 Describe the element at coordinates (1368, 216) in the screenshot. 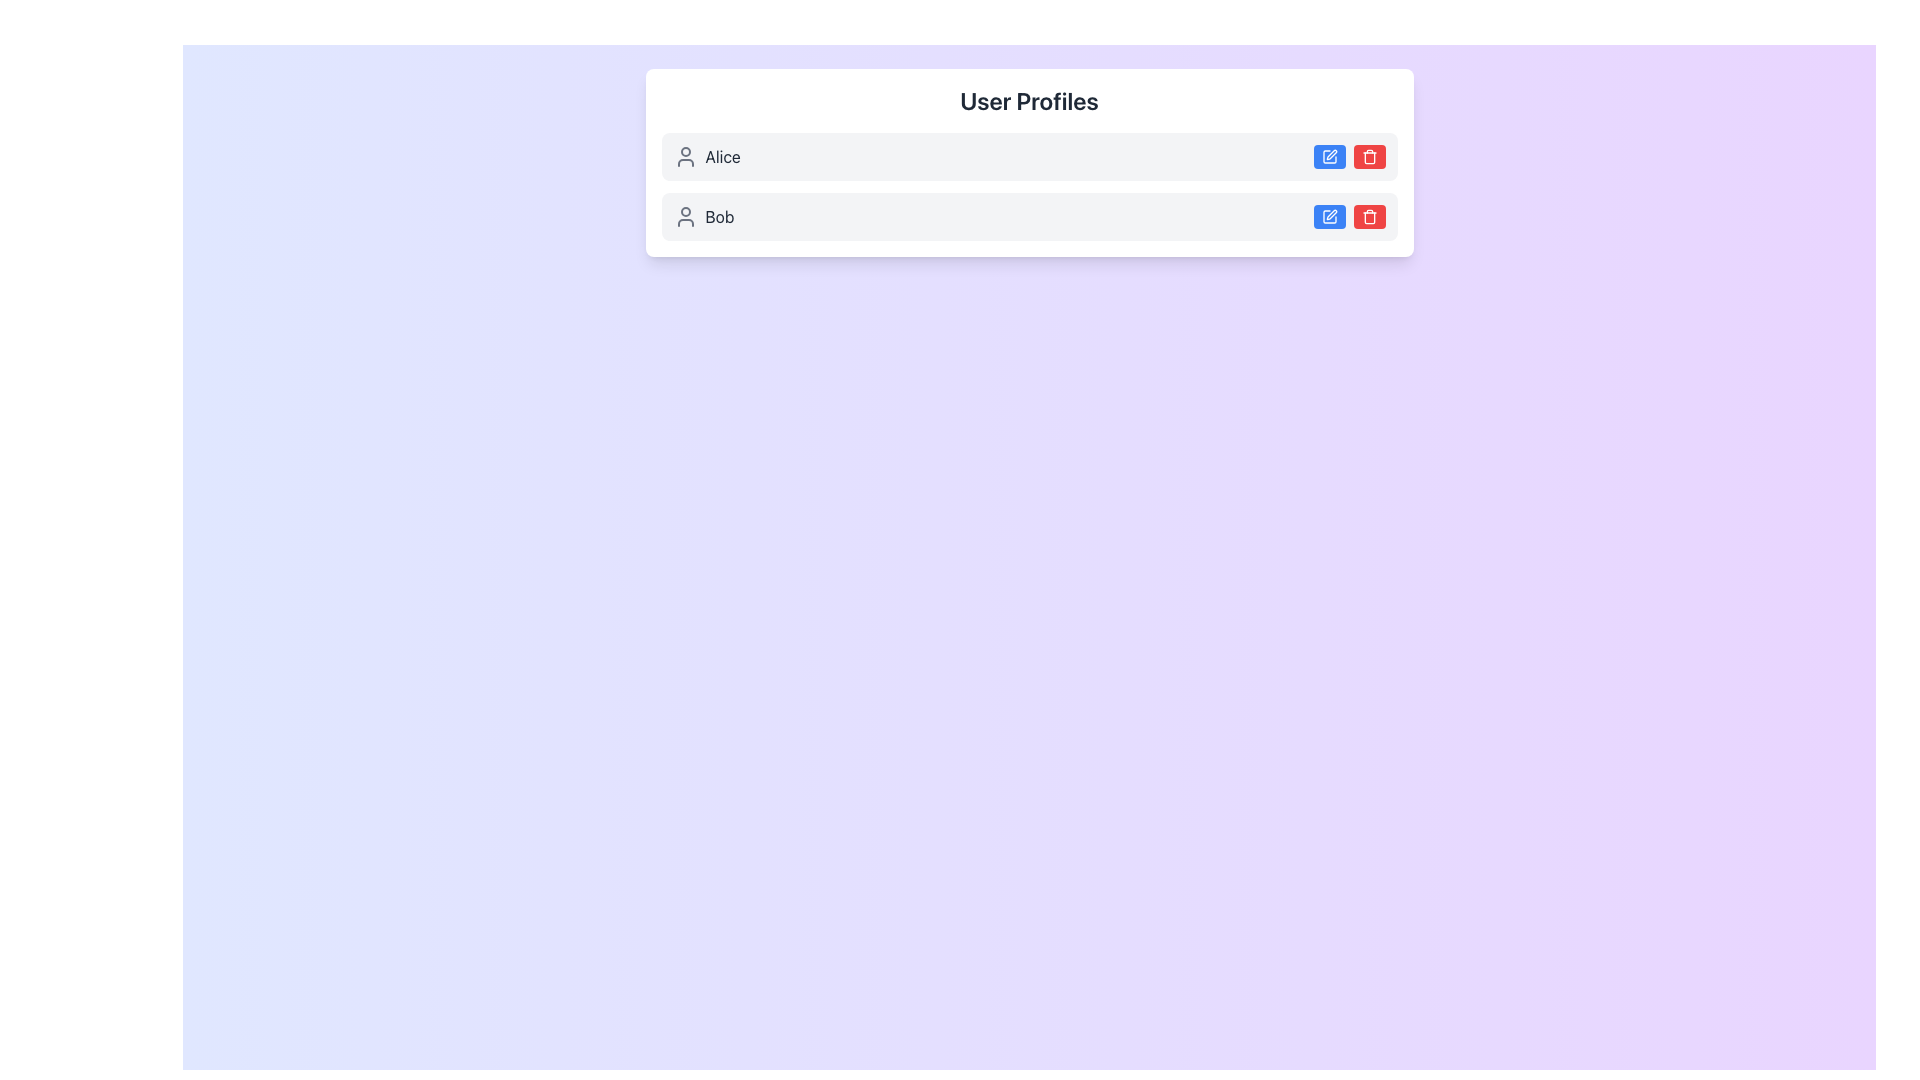

I see `the trash bin icon within the red button located to the right of the row with the text 'Bob' in the user profiles list` at that location.